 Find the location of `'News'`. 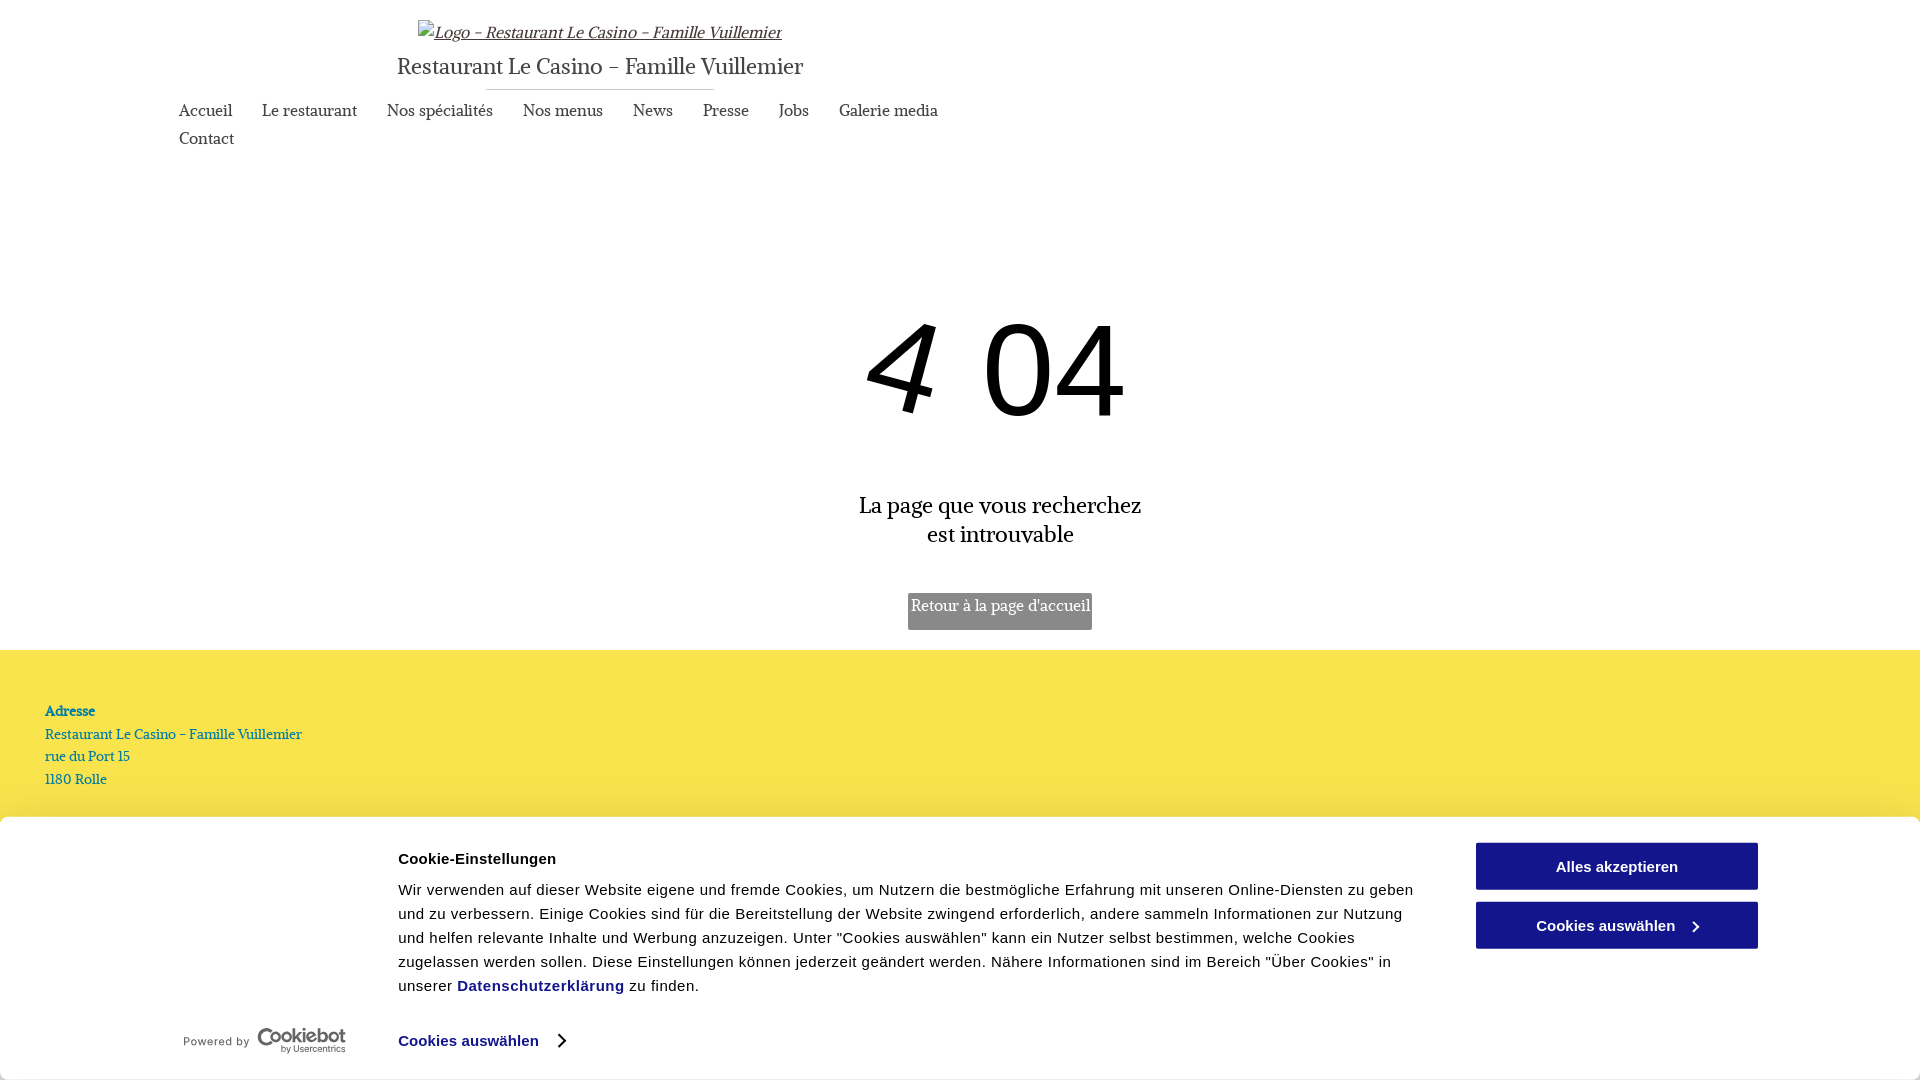

'News' is located at coordinates (652, 111).